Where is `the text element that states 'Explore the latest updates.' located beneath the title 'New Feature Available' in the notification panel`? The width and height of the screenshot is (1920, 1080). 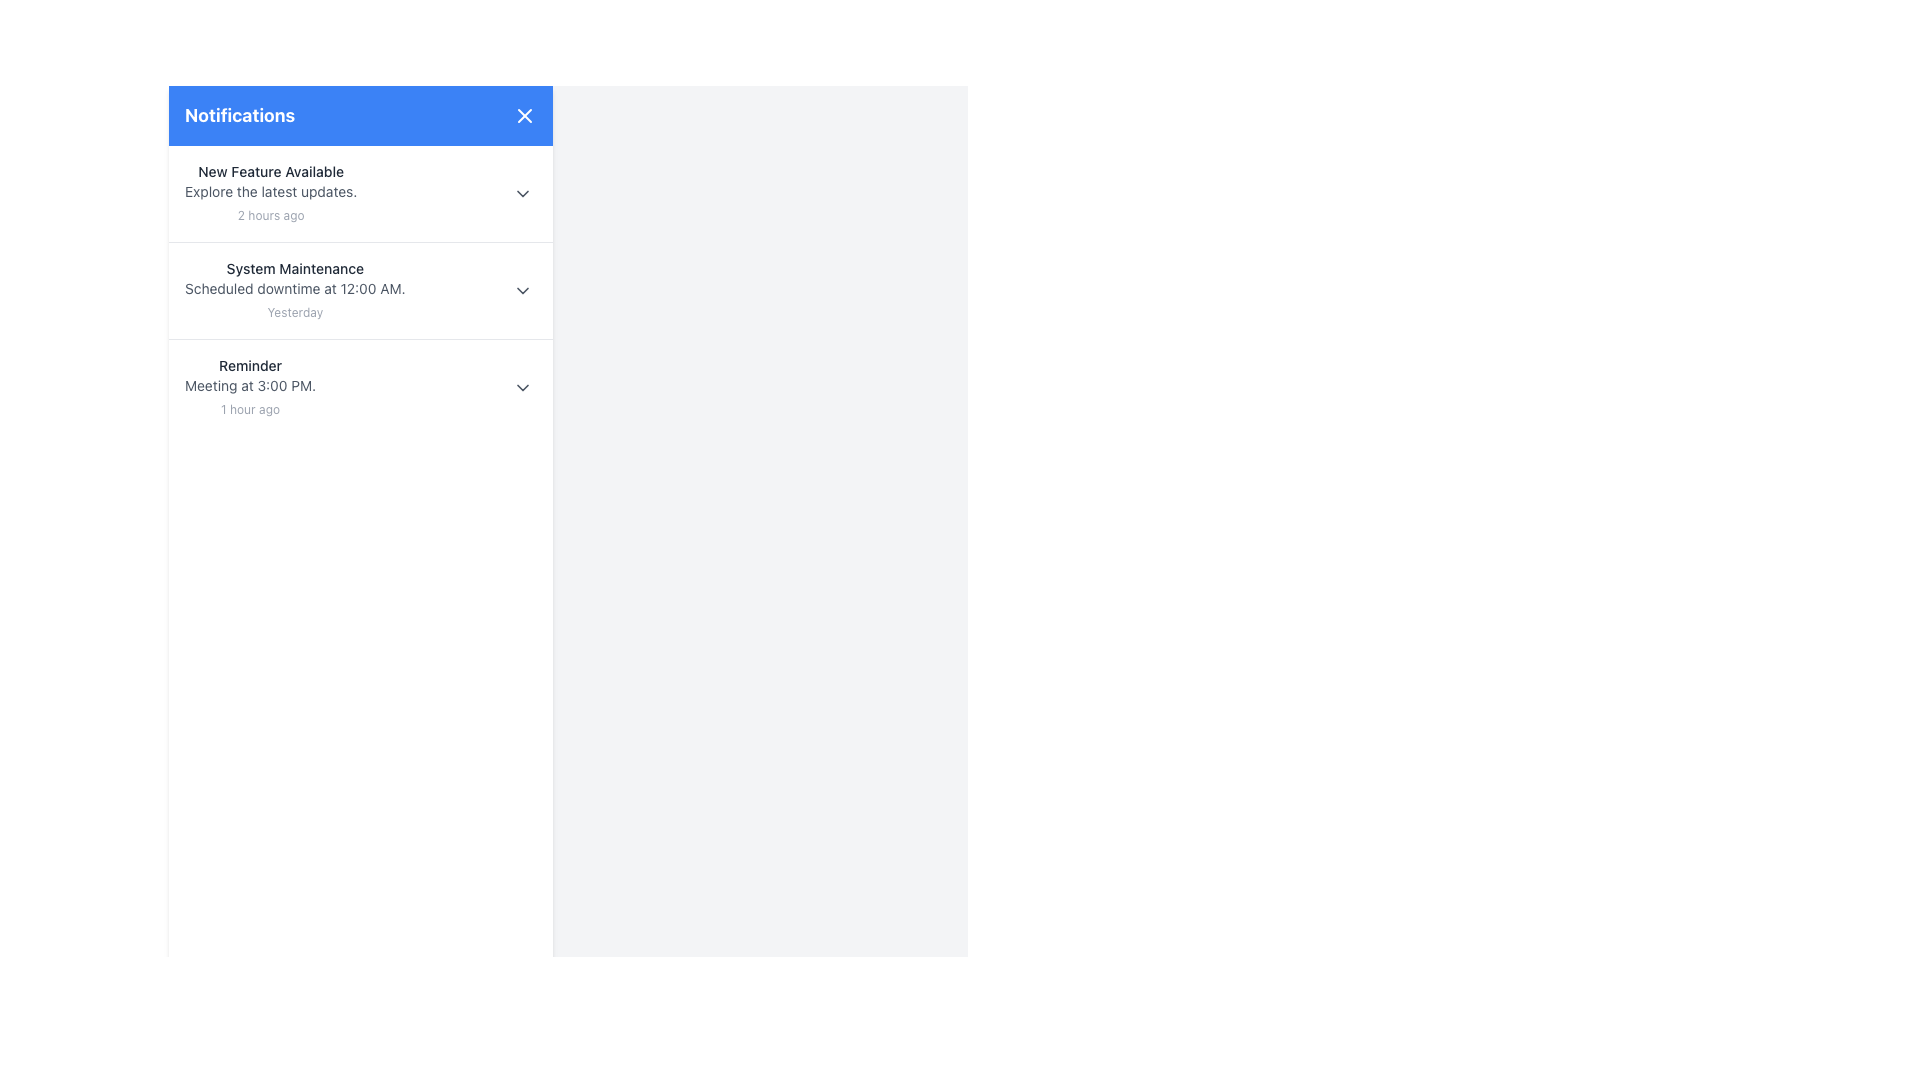 the text element that states 'Explore the latest updates.' located beneath the title 'New Feature Available' in the notification panel is located at coordinates (270, 192).